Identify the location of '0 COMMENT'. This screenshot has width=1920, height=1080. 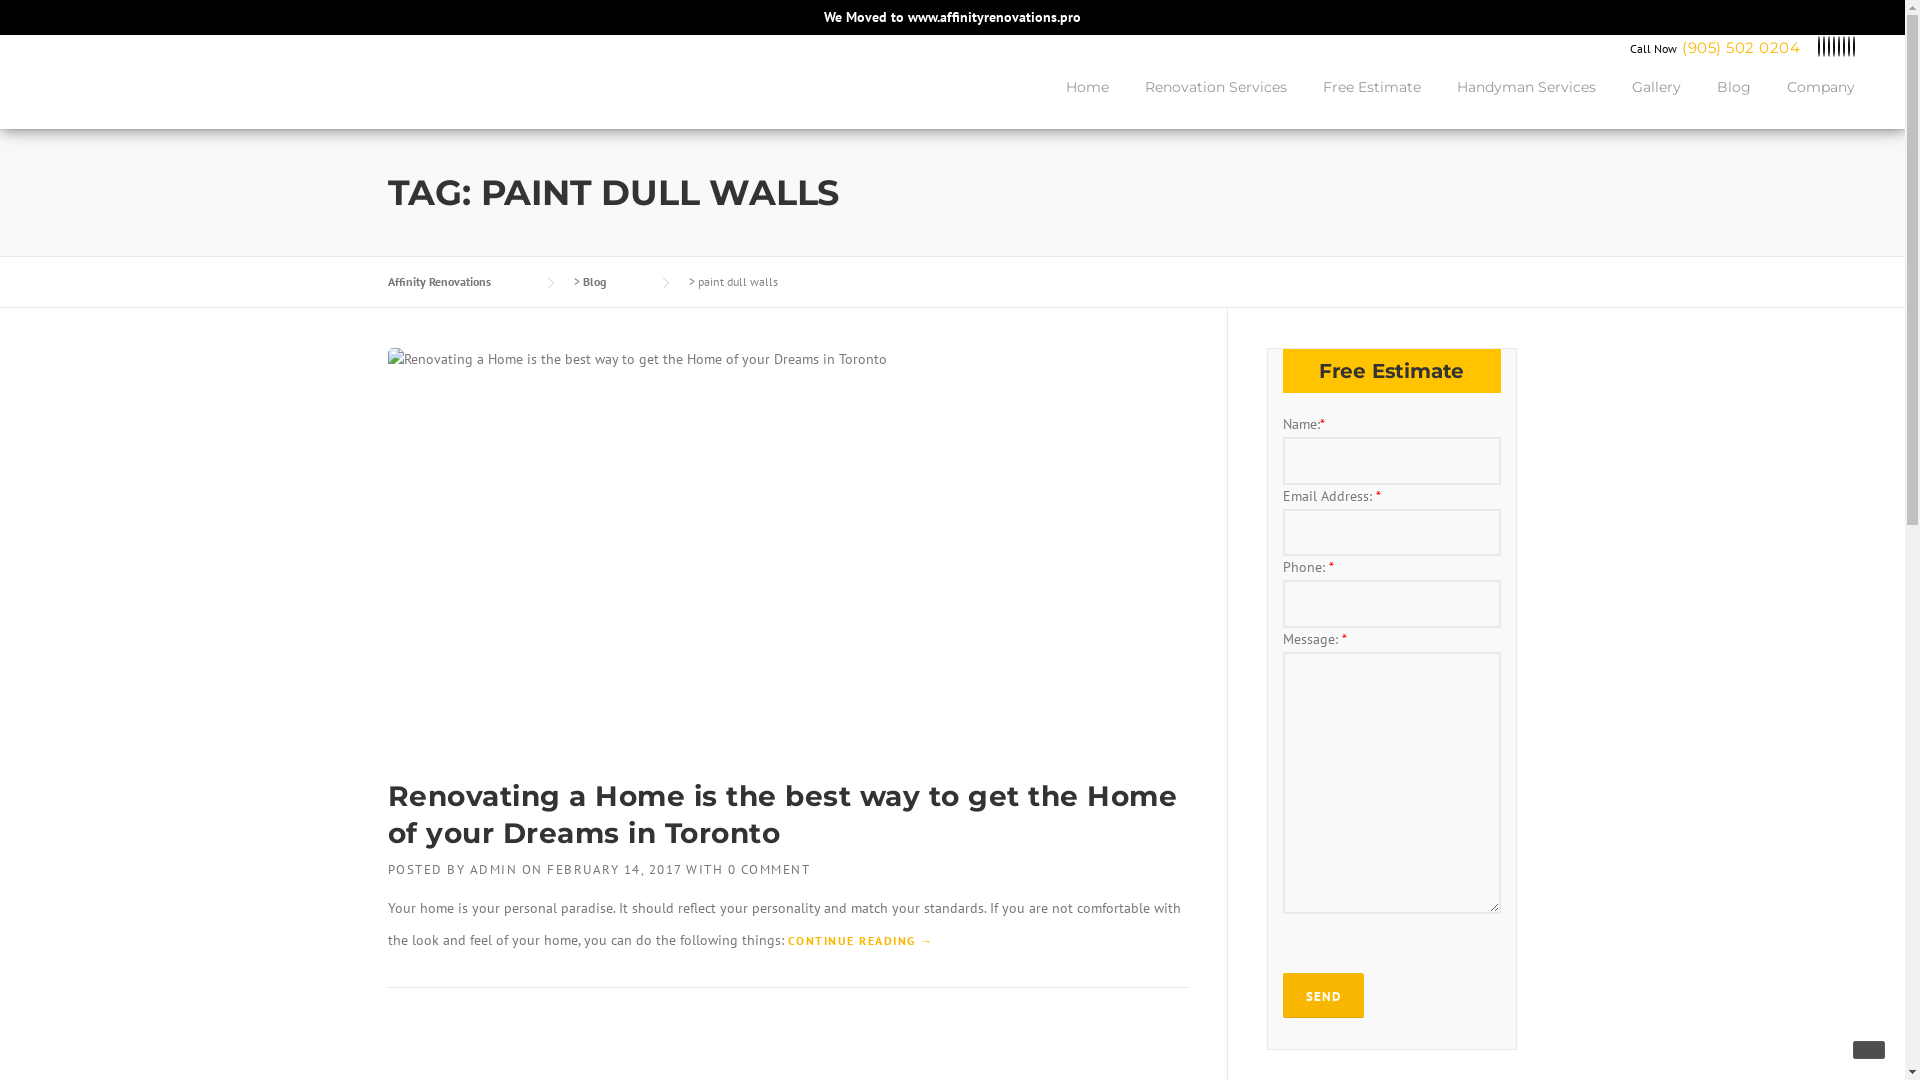
(768, 868).